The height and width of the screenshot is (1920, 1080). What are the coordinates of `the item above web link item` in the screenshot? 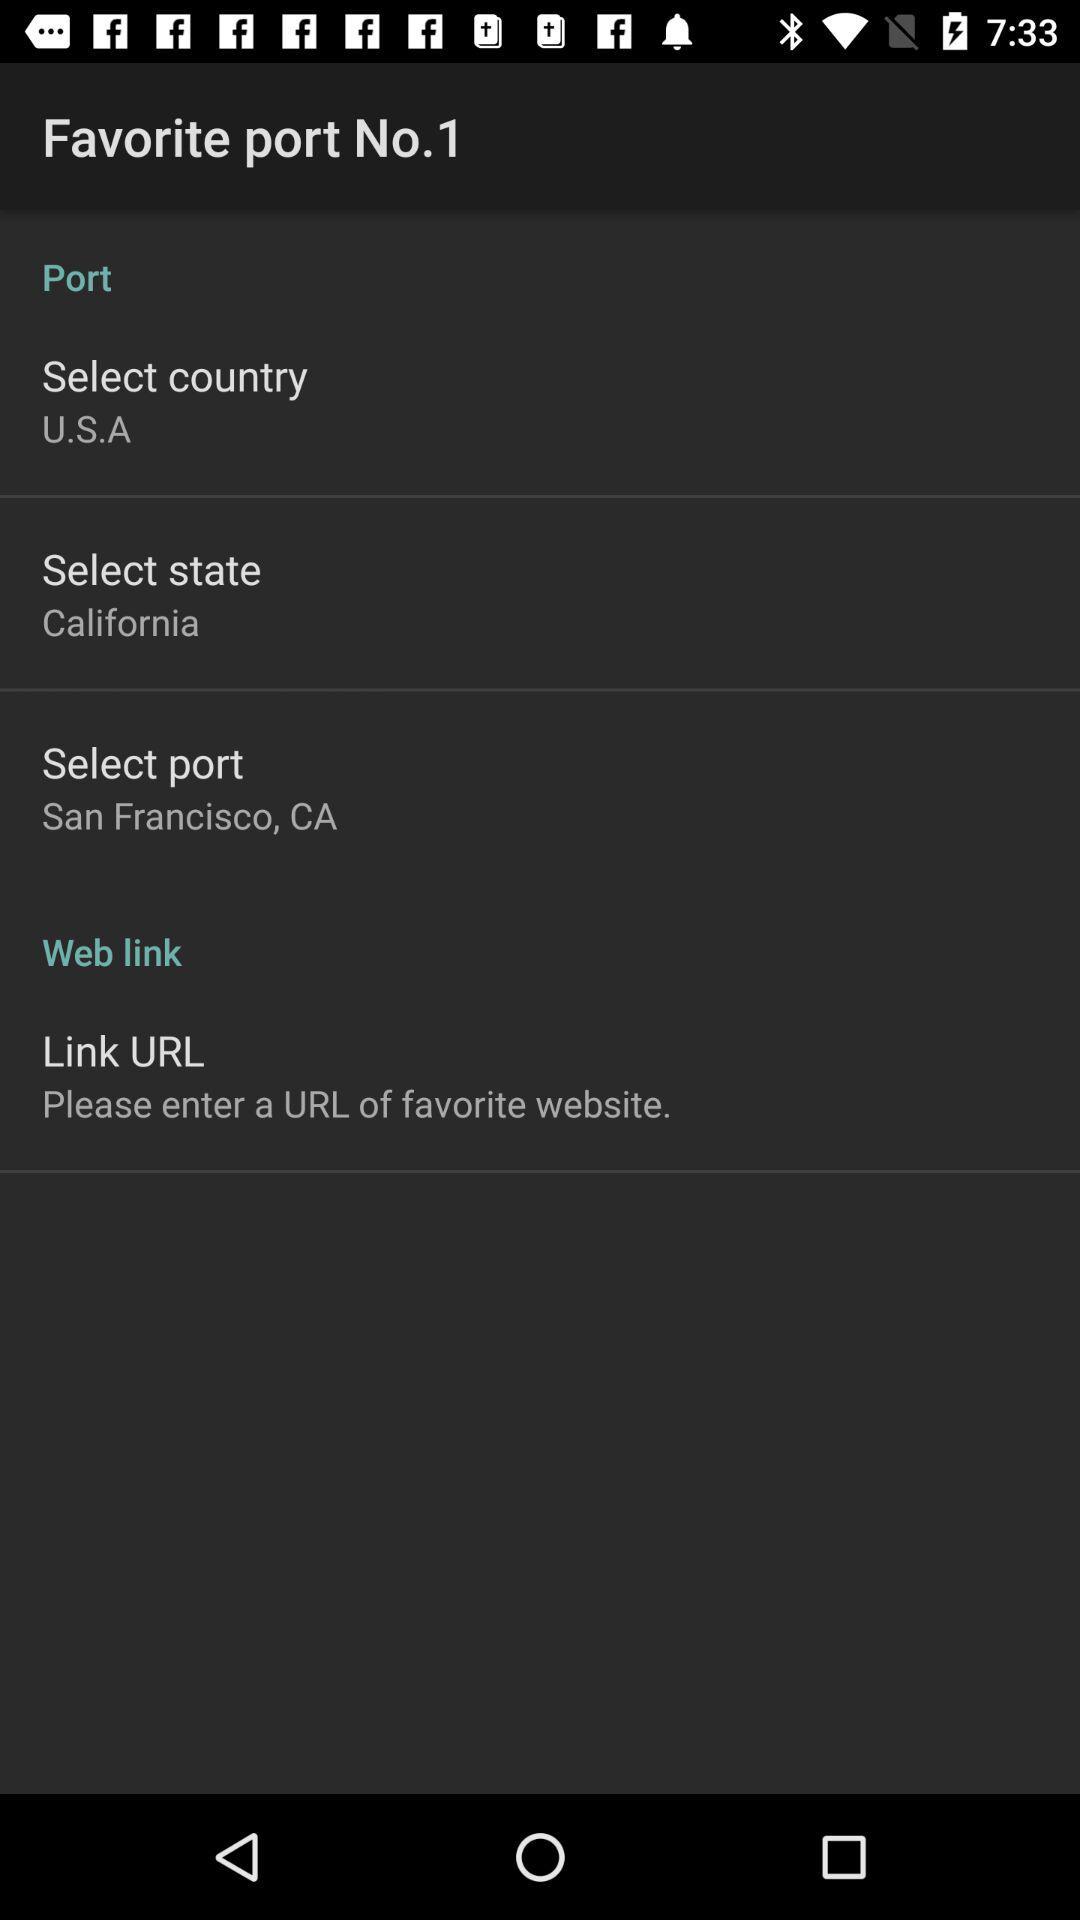 It's located at (189, 815).